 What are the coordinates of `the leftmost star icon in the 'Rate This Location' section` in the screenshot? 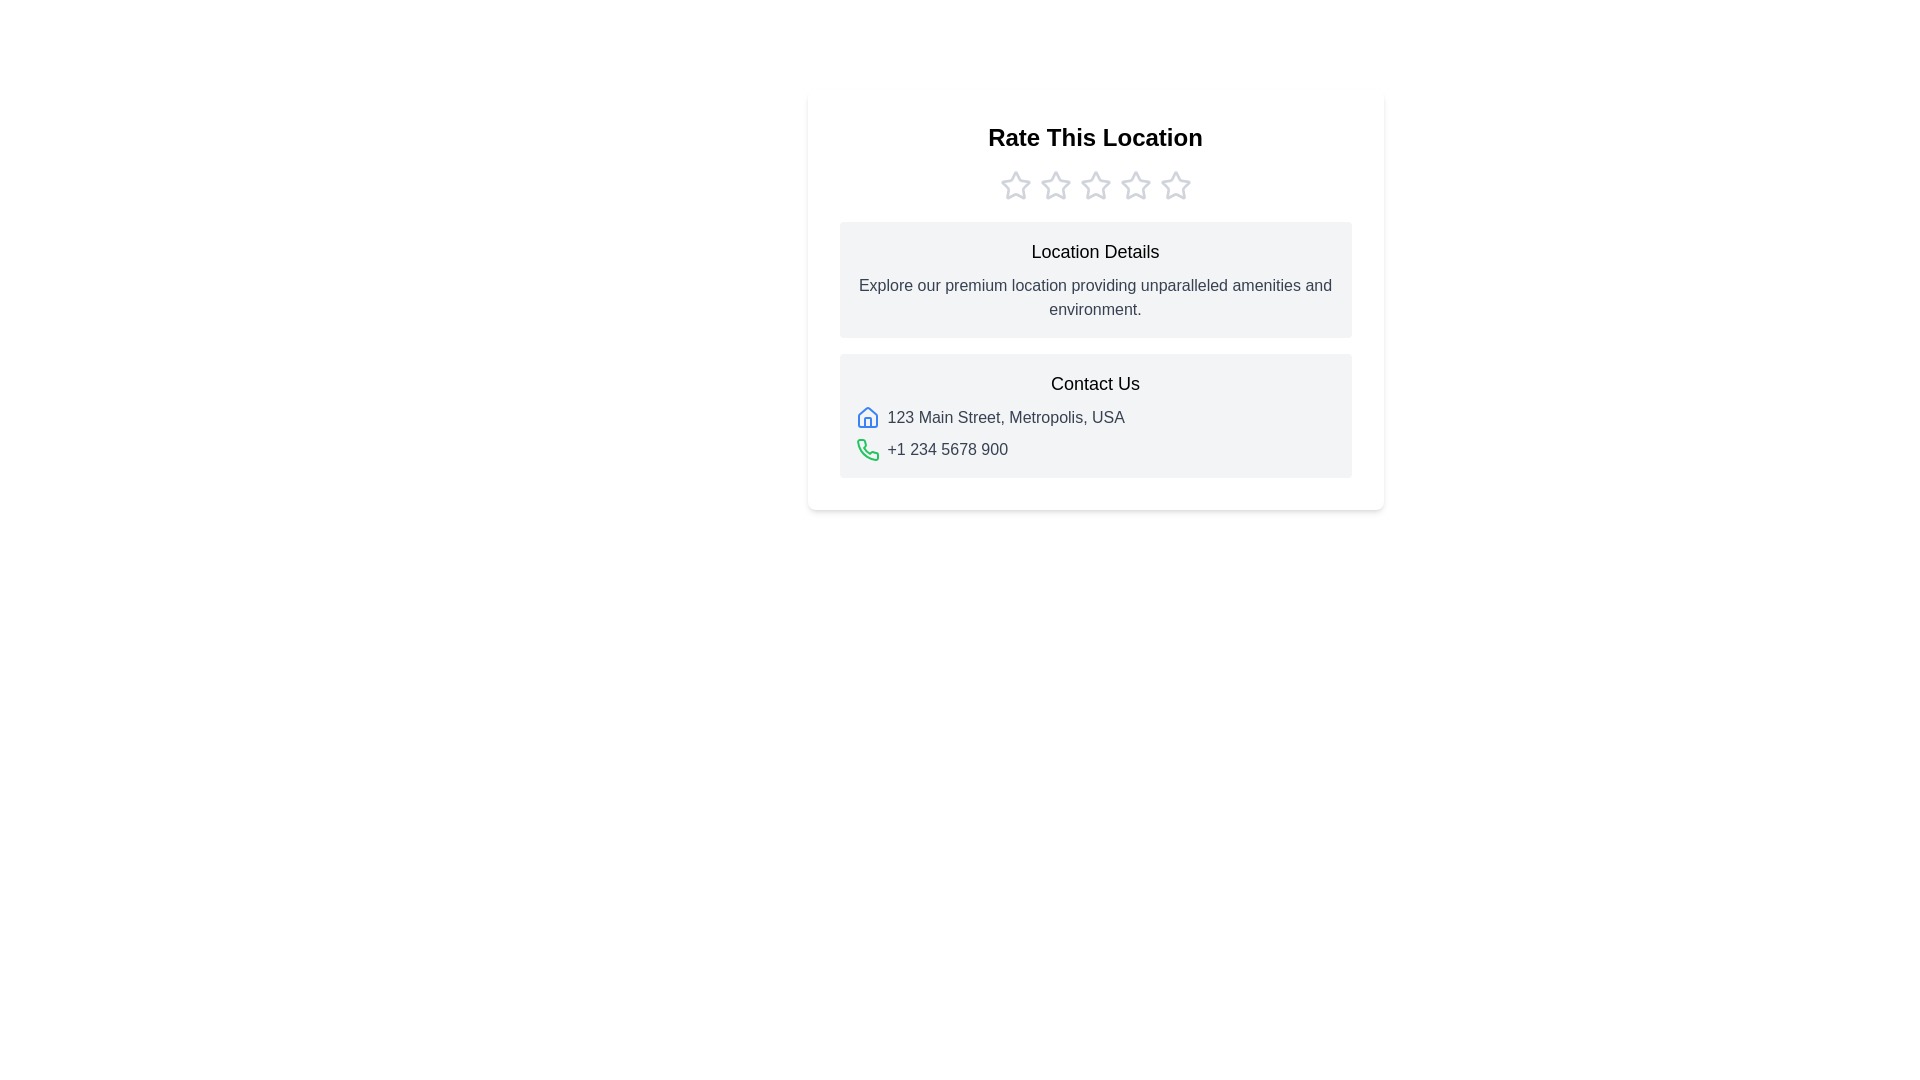 It's located at (1015, 185).